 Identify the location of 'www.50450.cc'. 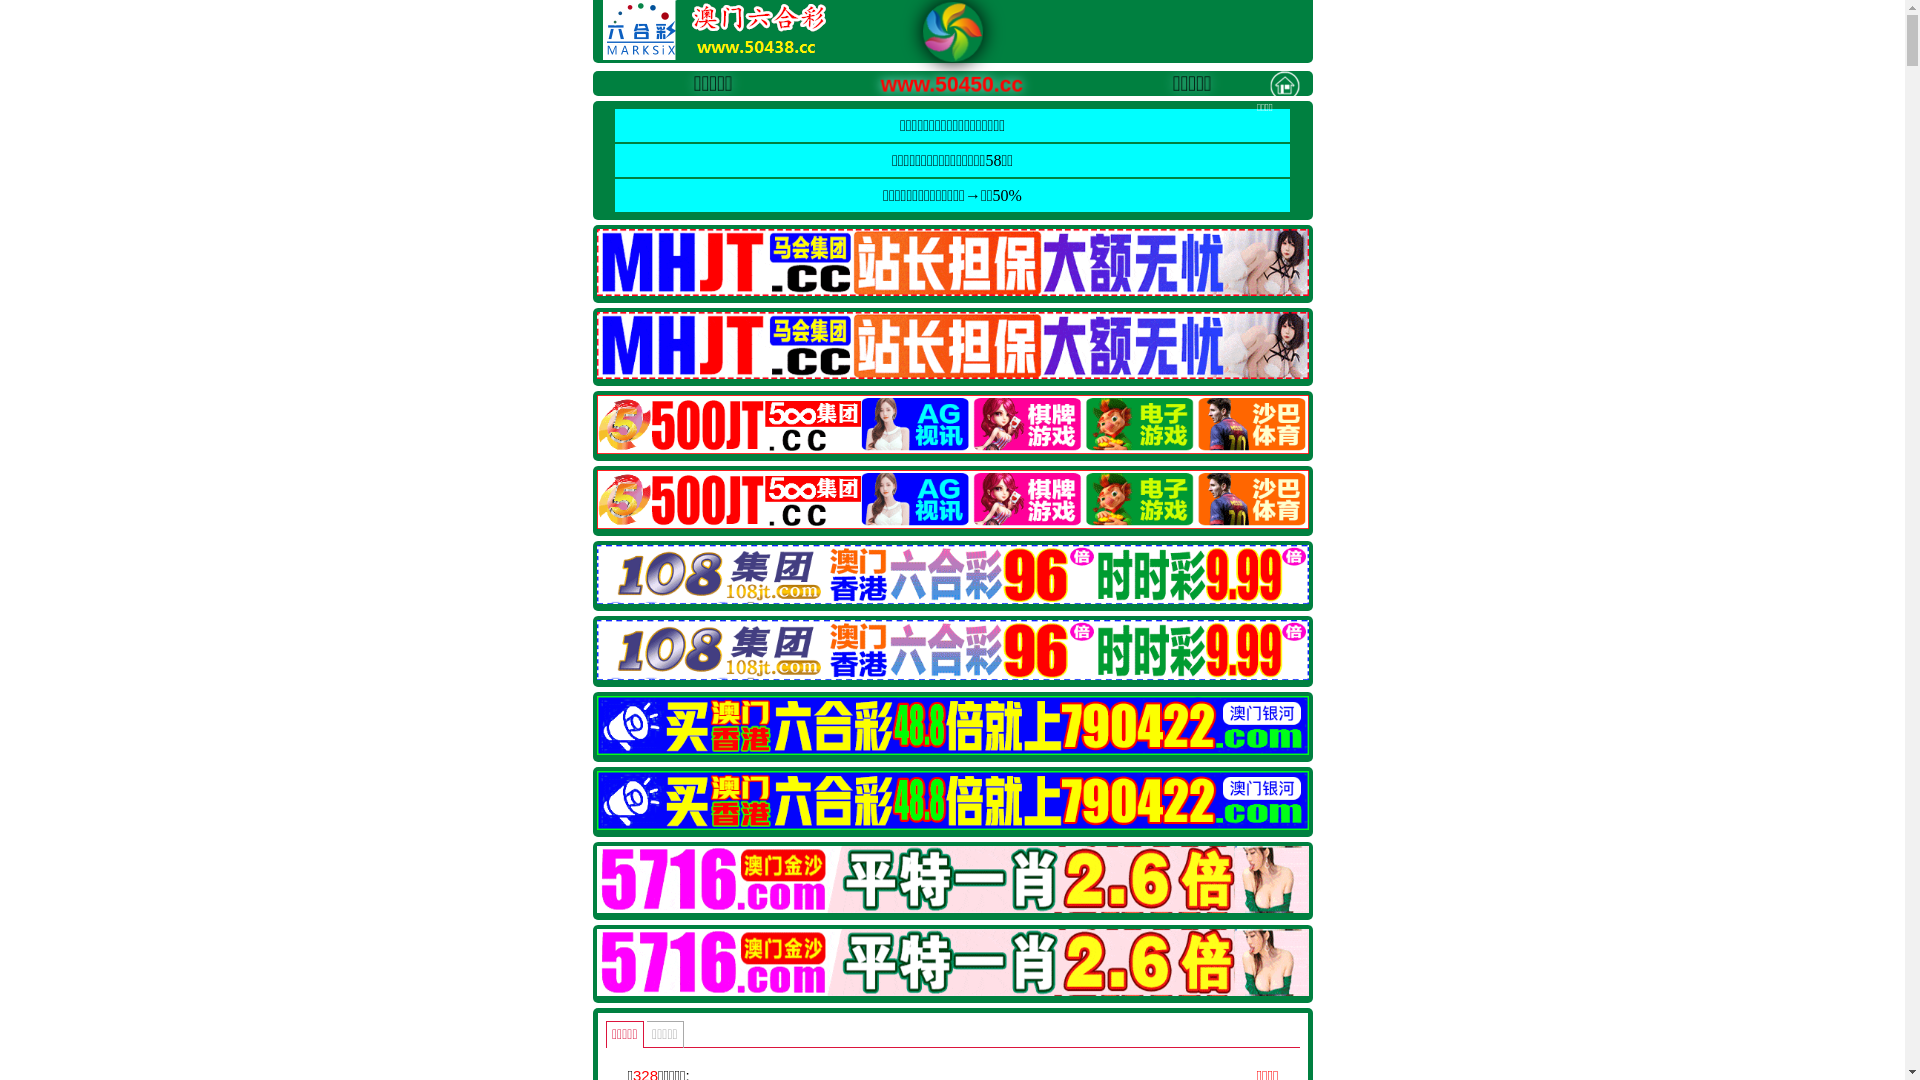
(929, 80).